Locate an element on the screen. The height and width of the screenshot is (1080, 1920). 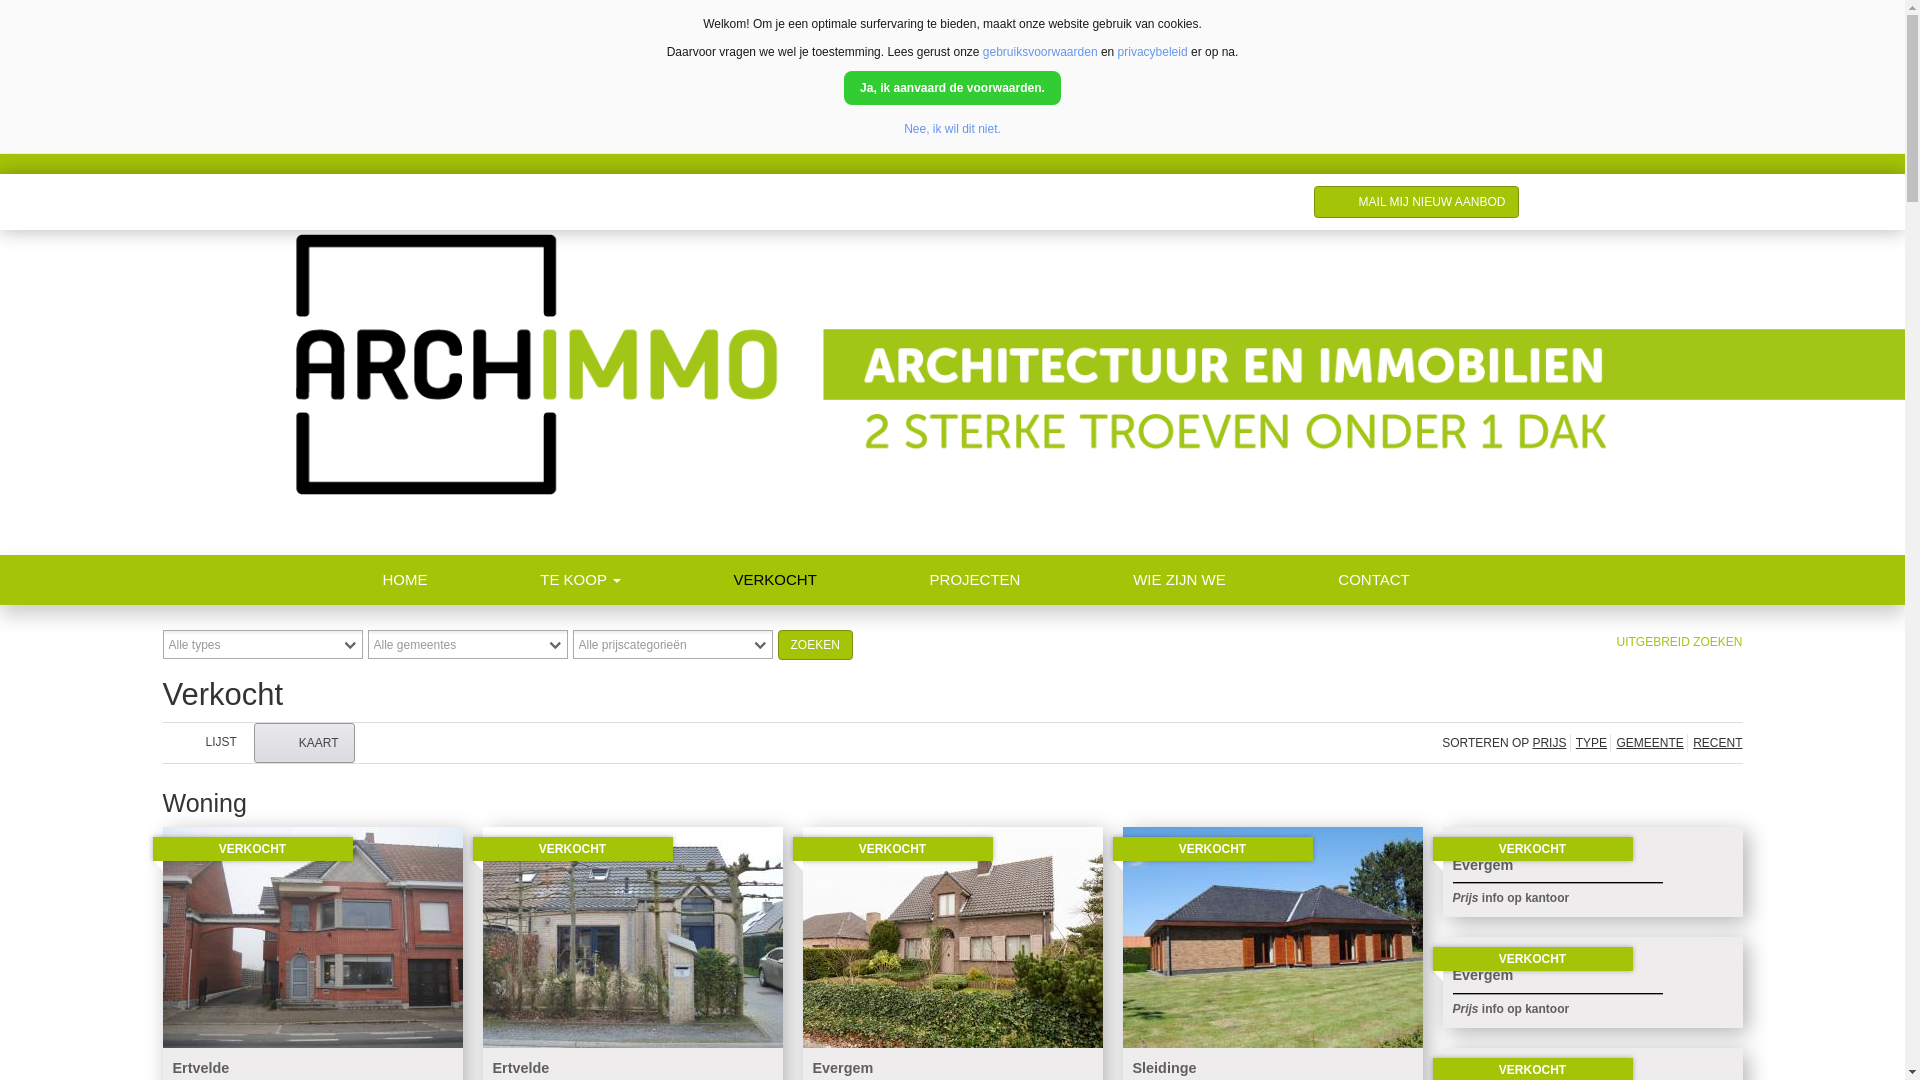
'GEMEENTE' is located at coordinates (1646, 743).